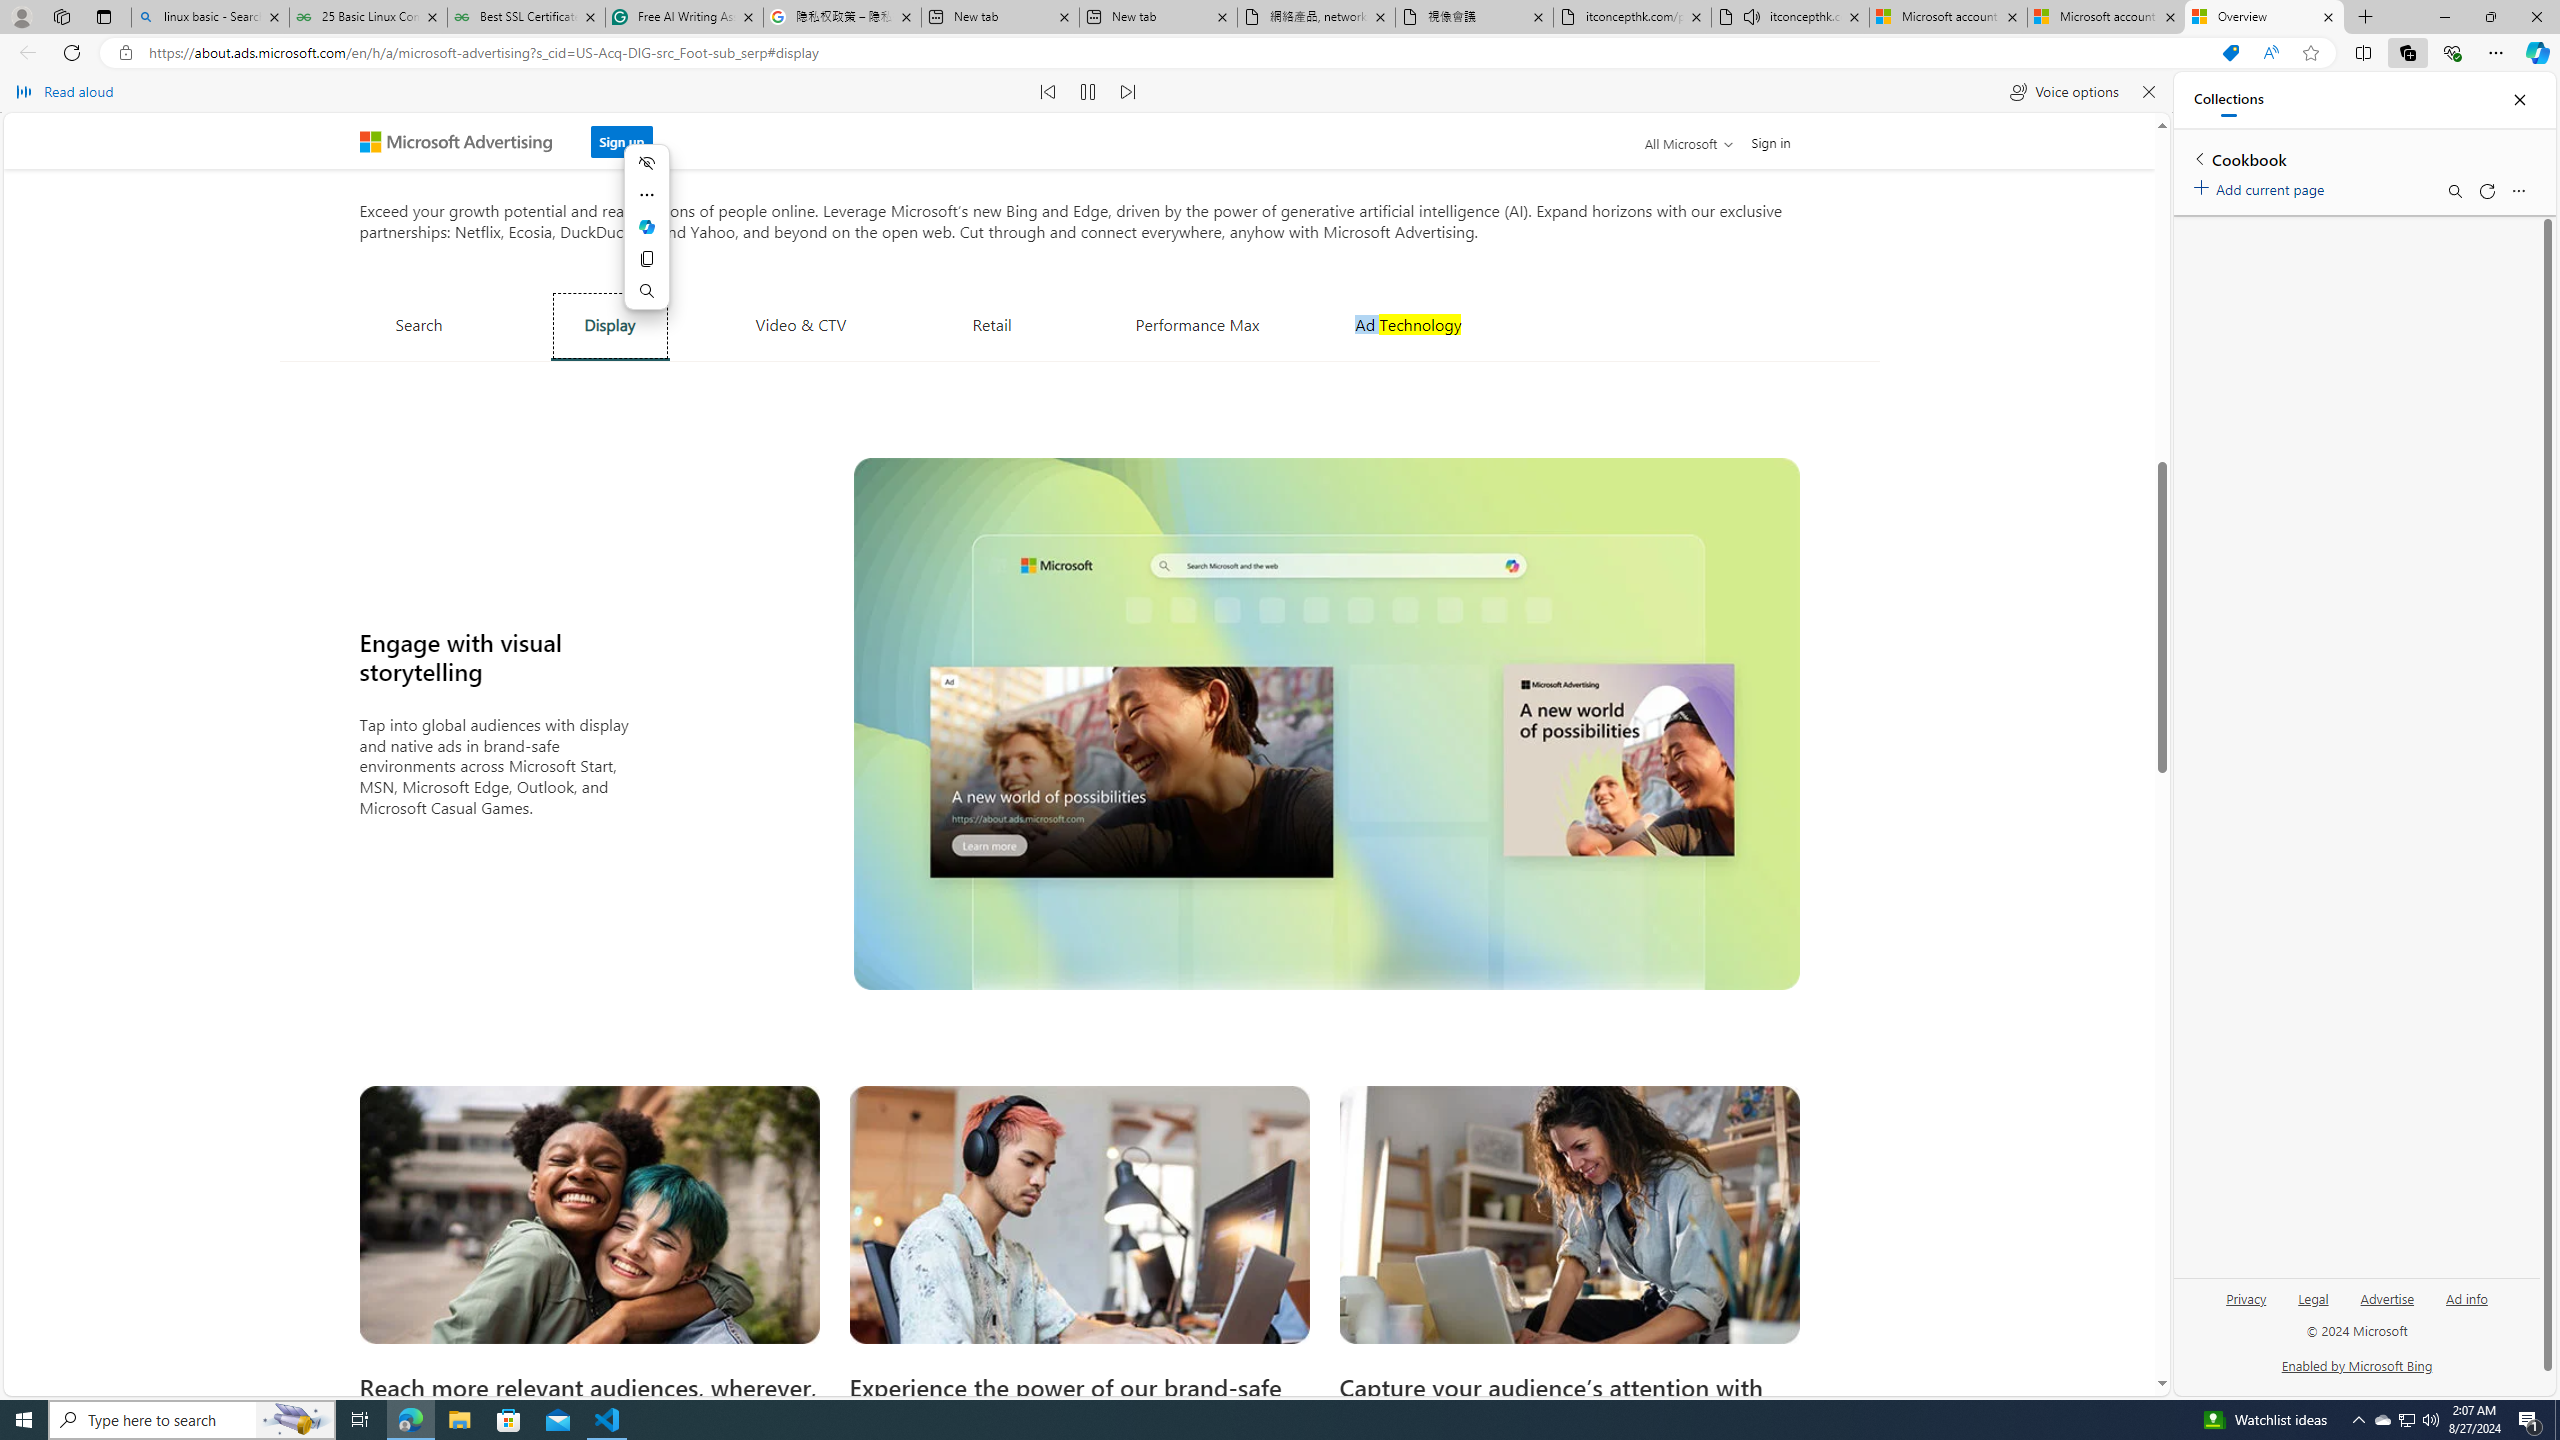 This screenshot has height=1440, width=2560. I want to click on 'Sign in', so click(1770, 141).